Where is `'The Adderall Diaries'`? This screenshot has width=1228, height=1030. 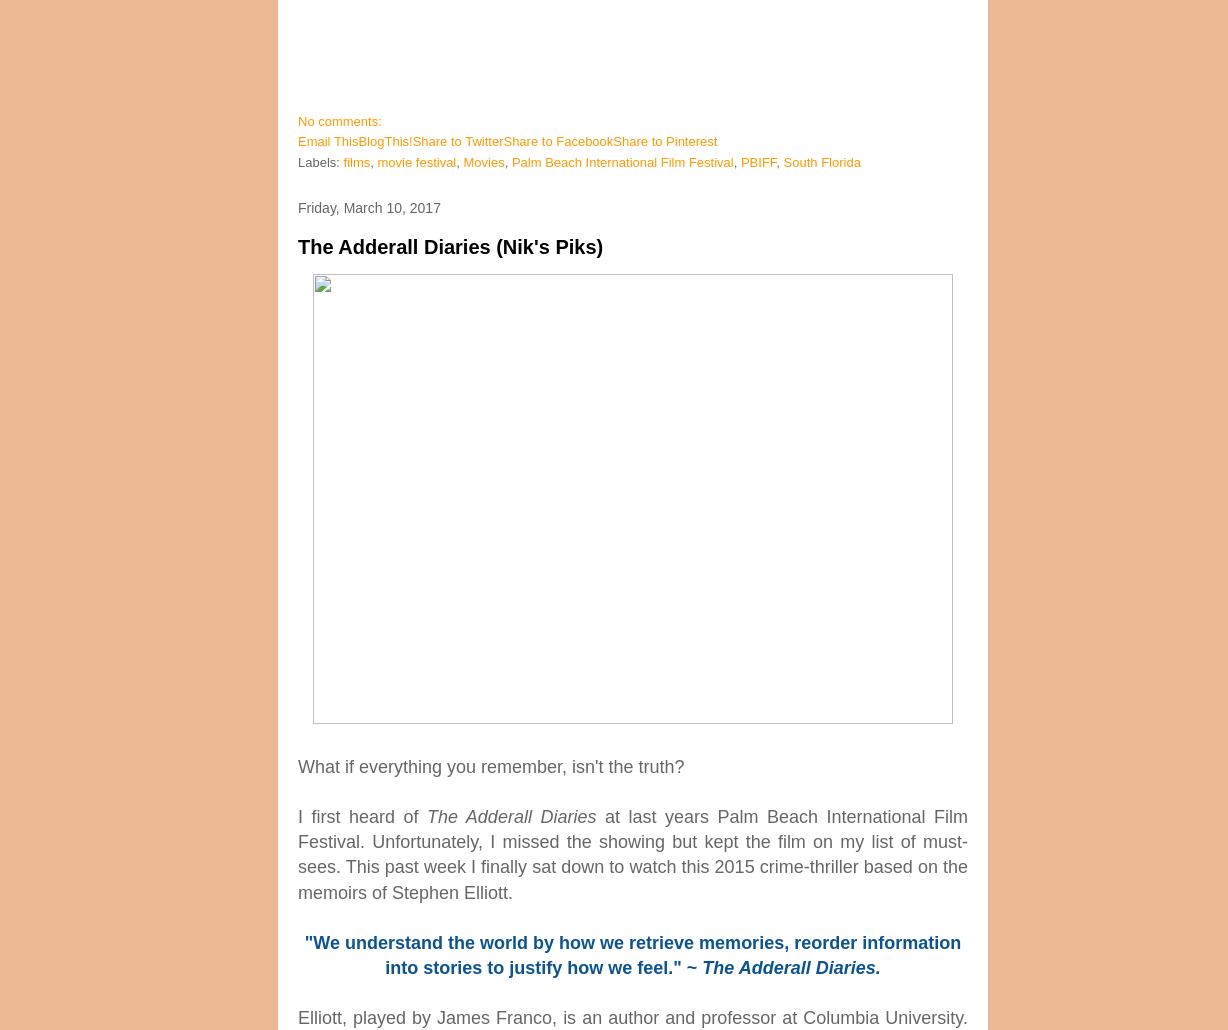
'The Adderall Diaries' is located at coordinates (510, 814).